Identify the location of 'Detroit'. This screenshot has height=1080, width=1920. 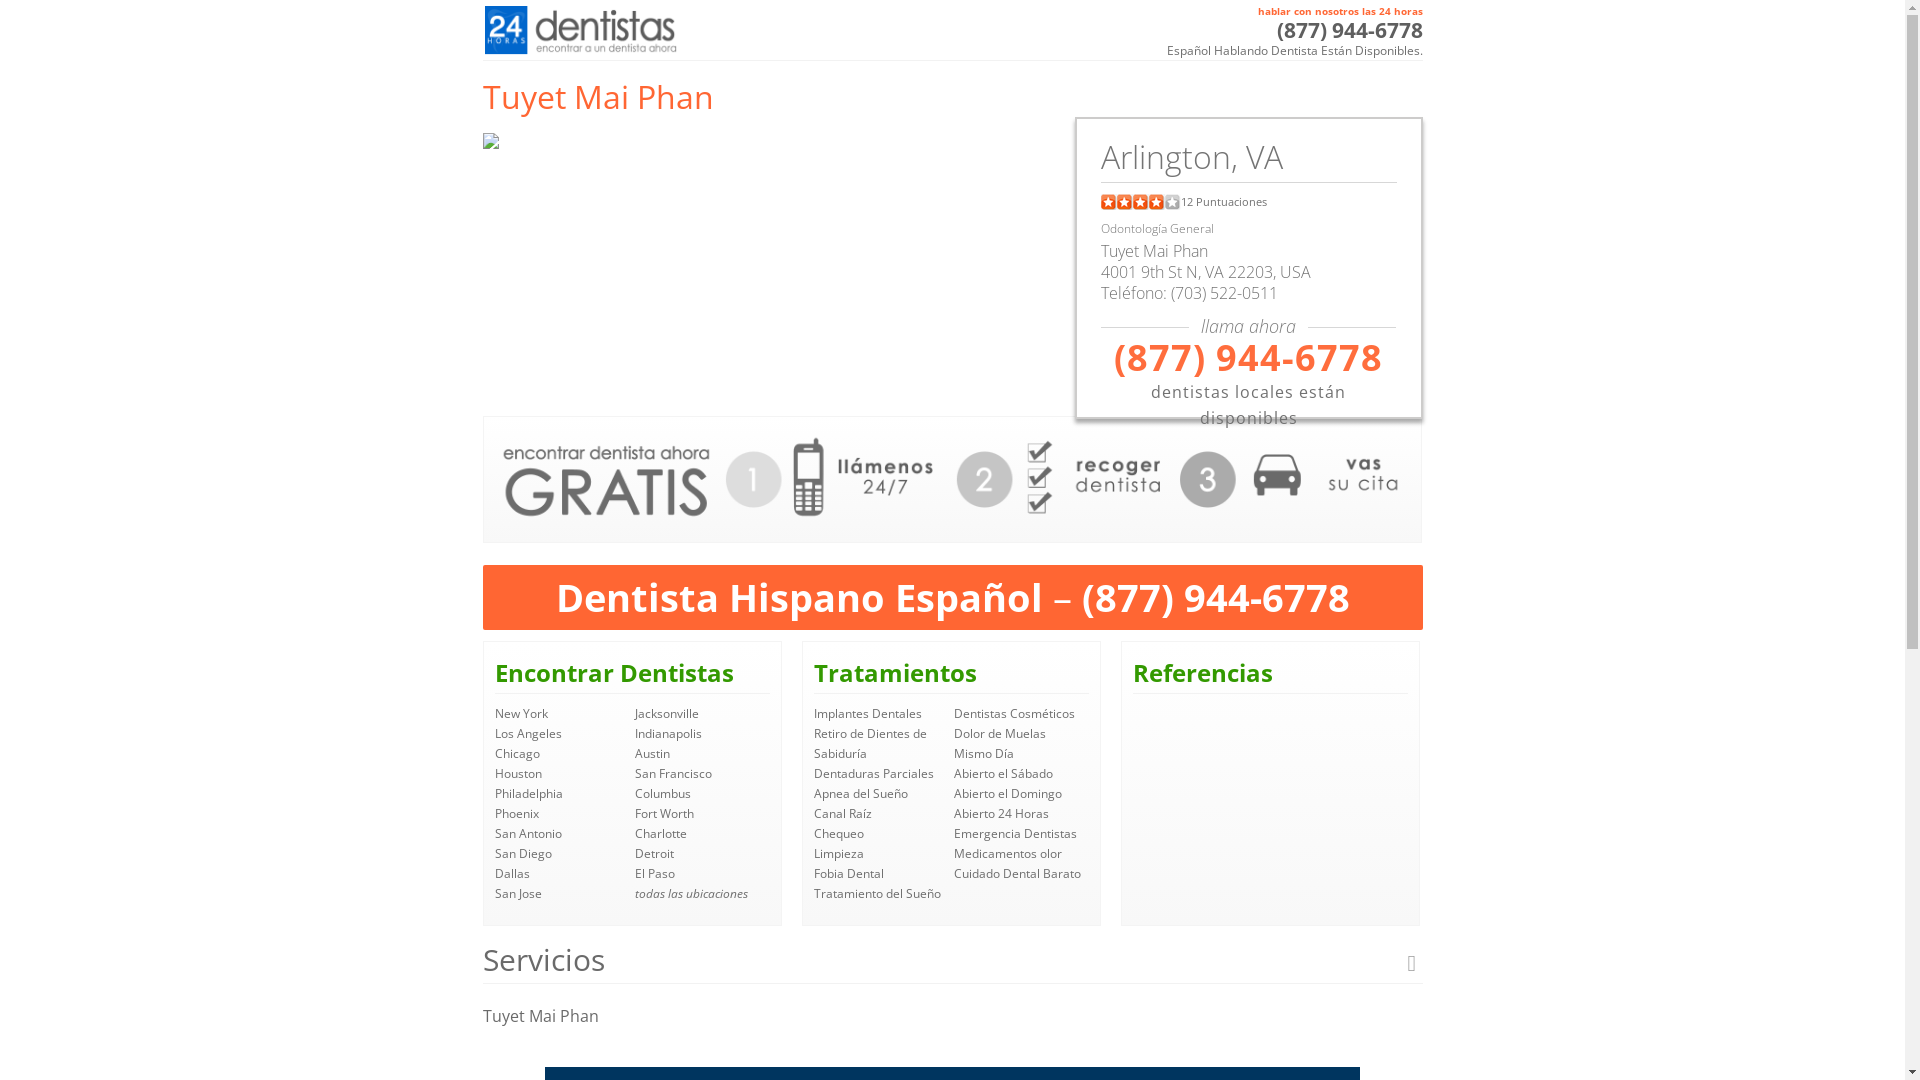
(654, 853).